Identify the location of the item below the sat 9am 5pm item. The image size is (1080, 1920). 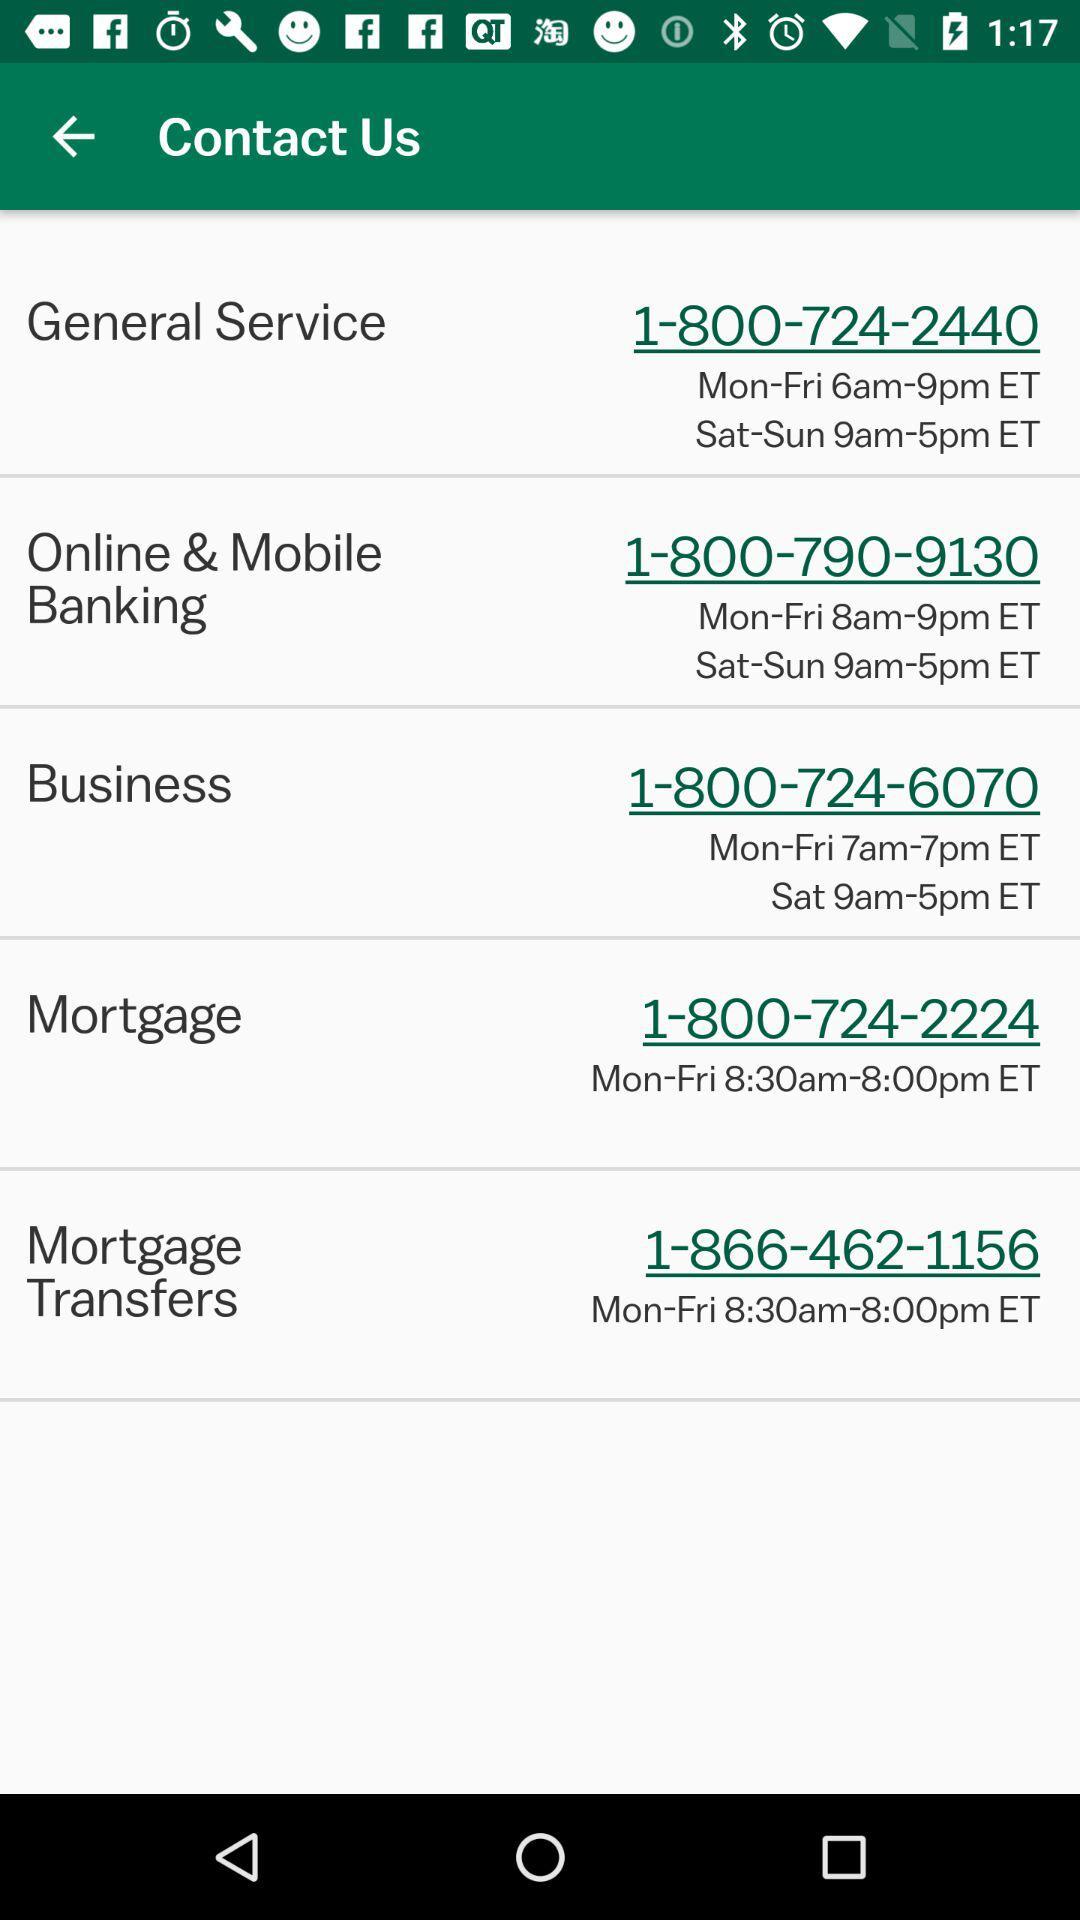
(540, 936).